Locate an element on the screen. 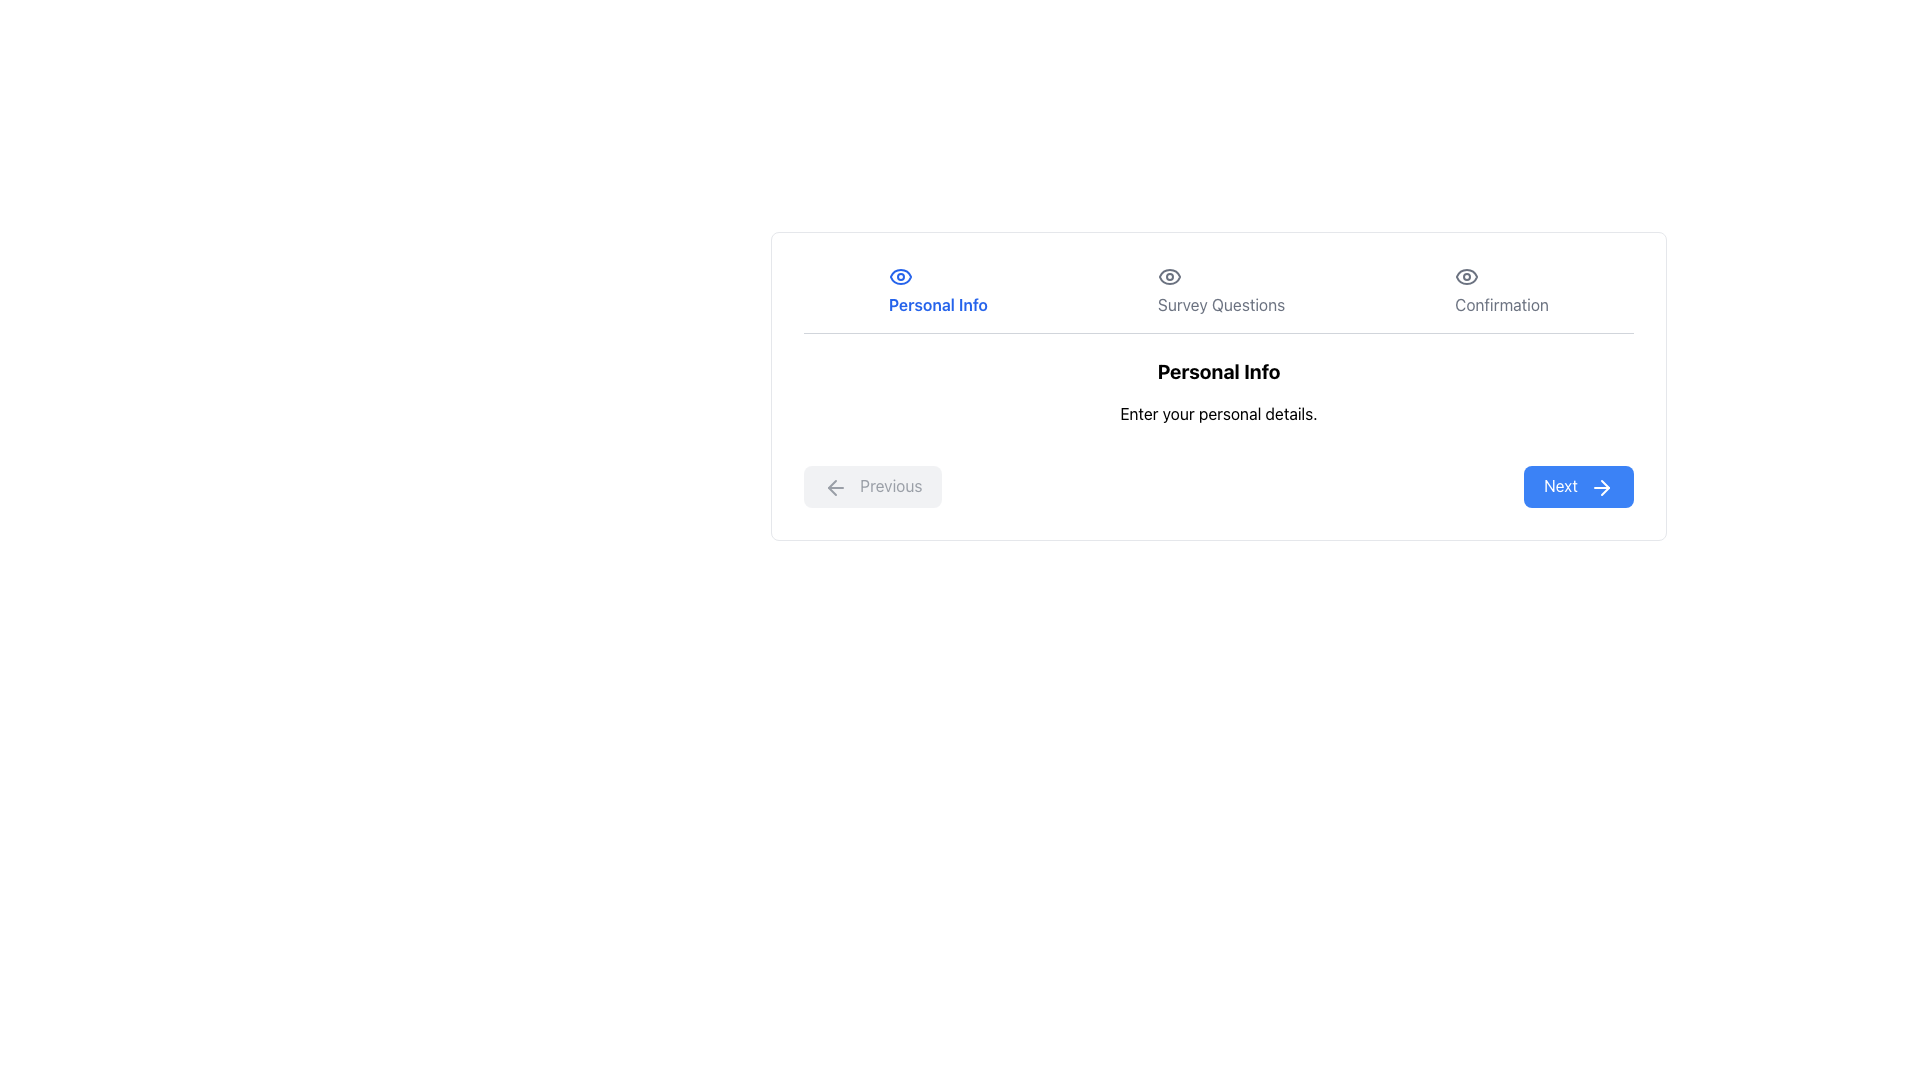  the rightmost text label in the horizontal navigation bar that indicates the 'Confirmation' step of the process is located at coordinates (1502, 304).